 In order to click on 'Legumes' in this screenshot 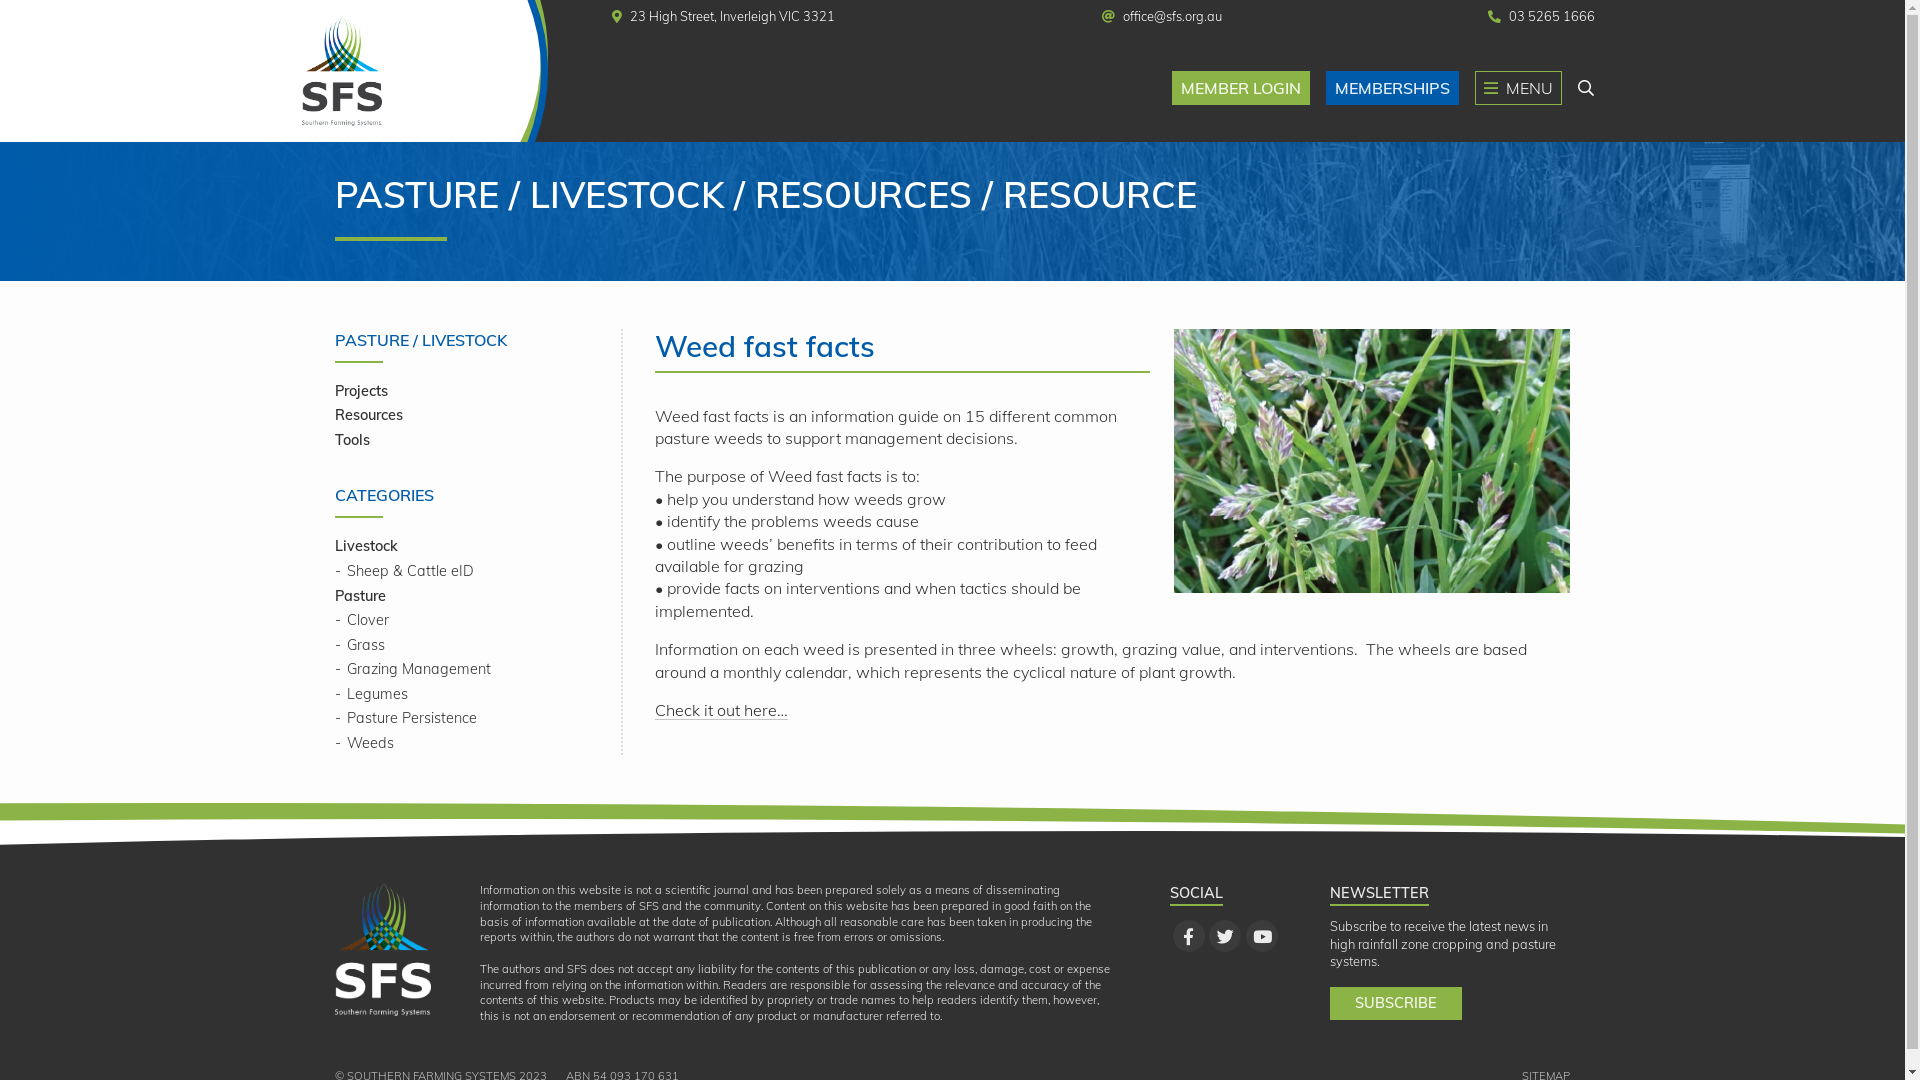, I will do `click(335, 693)`.